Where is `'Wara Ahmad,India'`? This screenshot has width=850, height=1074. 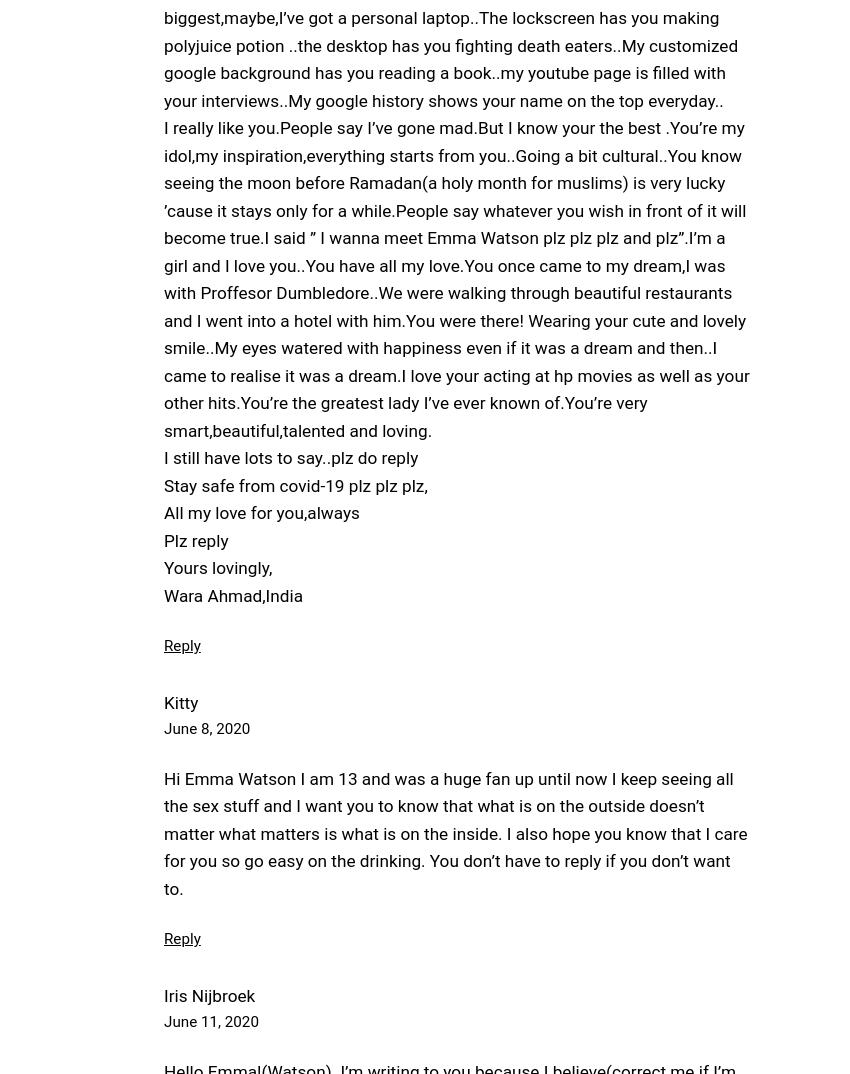 'Wara Ahmad,India' is located at coordinates (233, 594).